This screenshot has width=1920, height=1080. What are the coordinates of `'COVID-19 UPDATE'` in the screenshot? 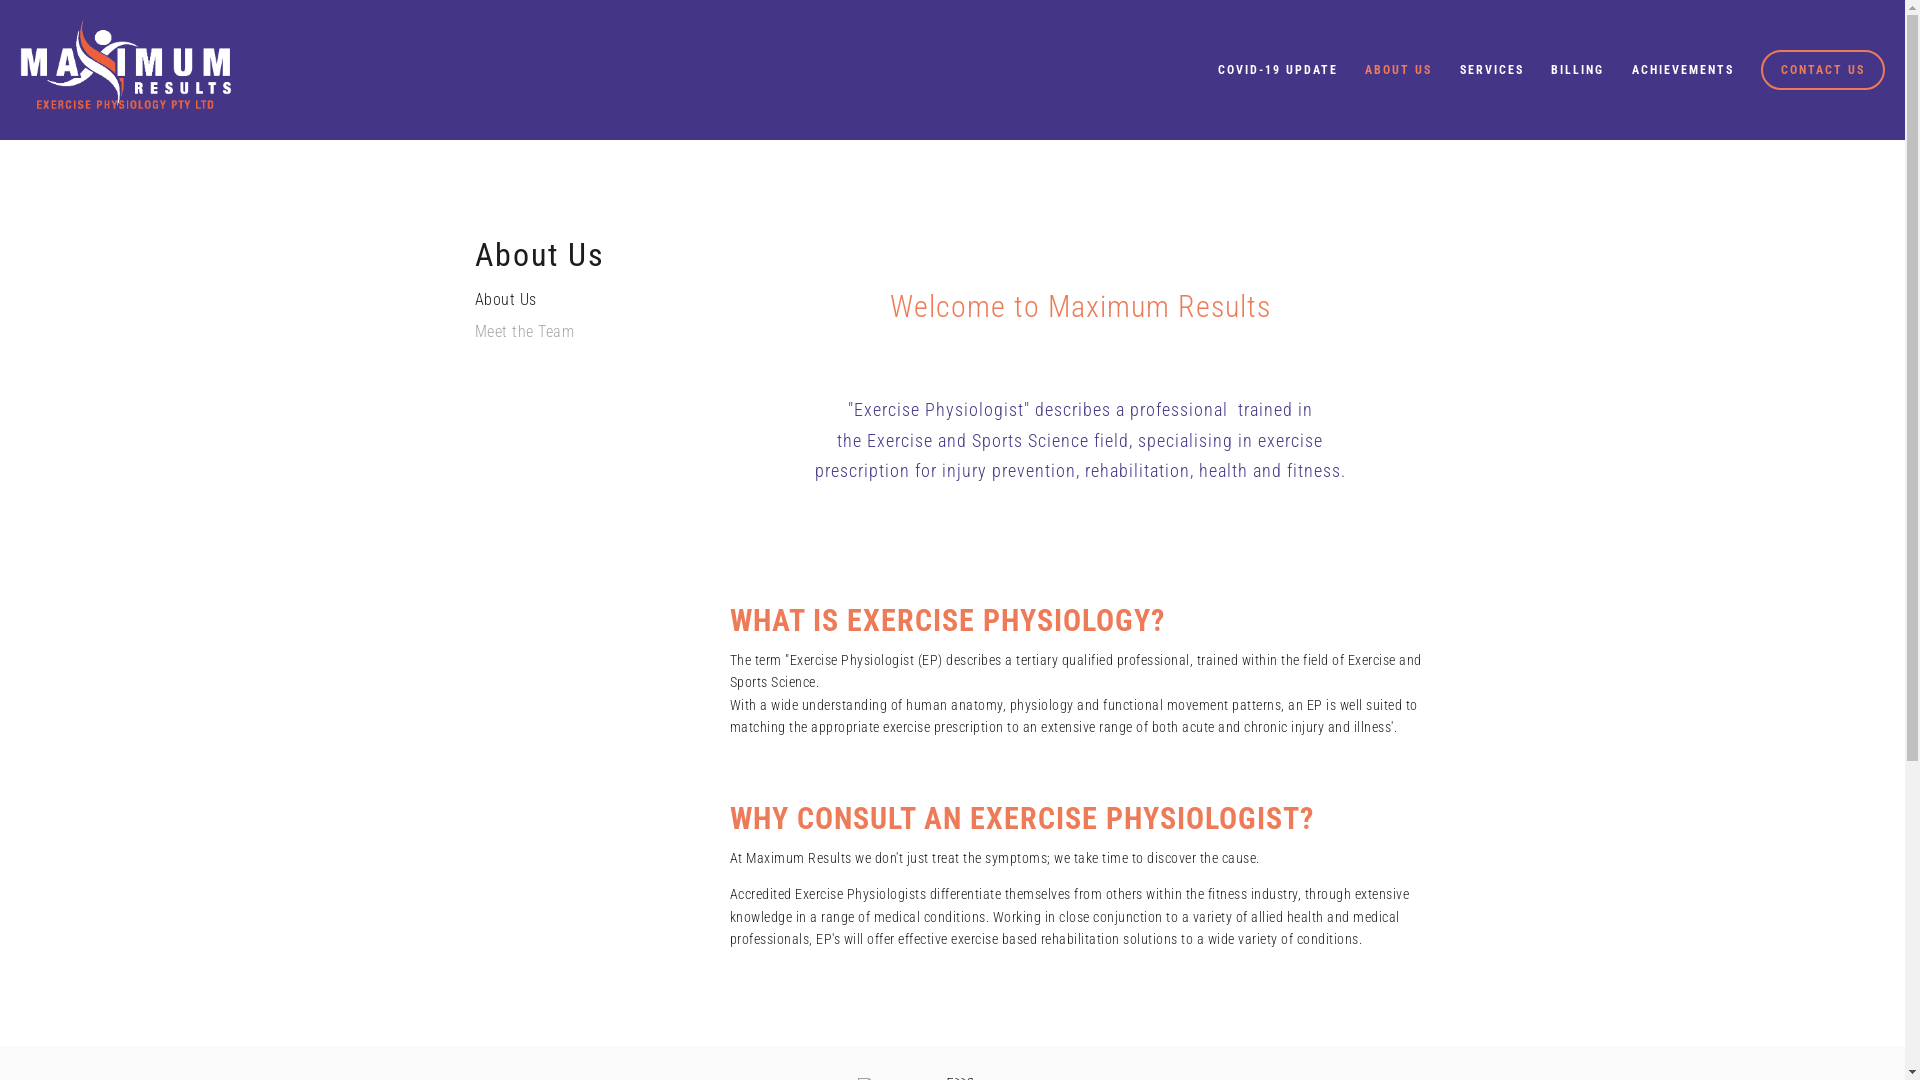 It's located at (1204, 68).